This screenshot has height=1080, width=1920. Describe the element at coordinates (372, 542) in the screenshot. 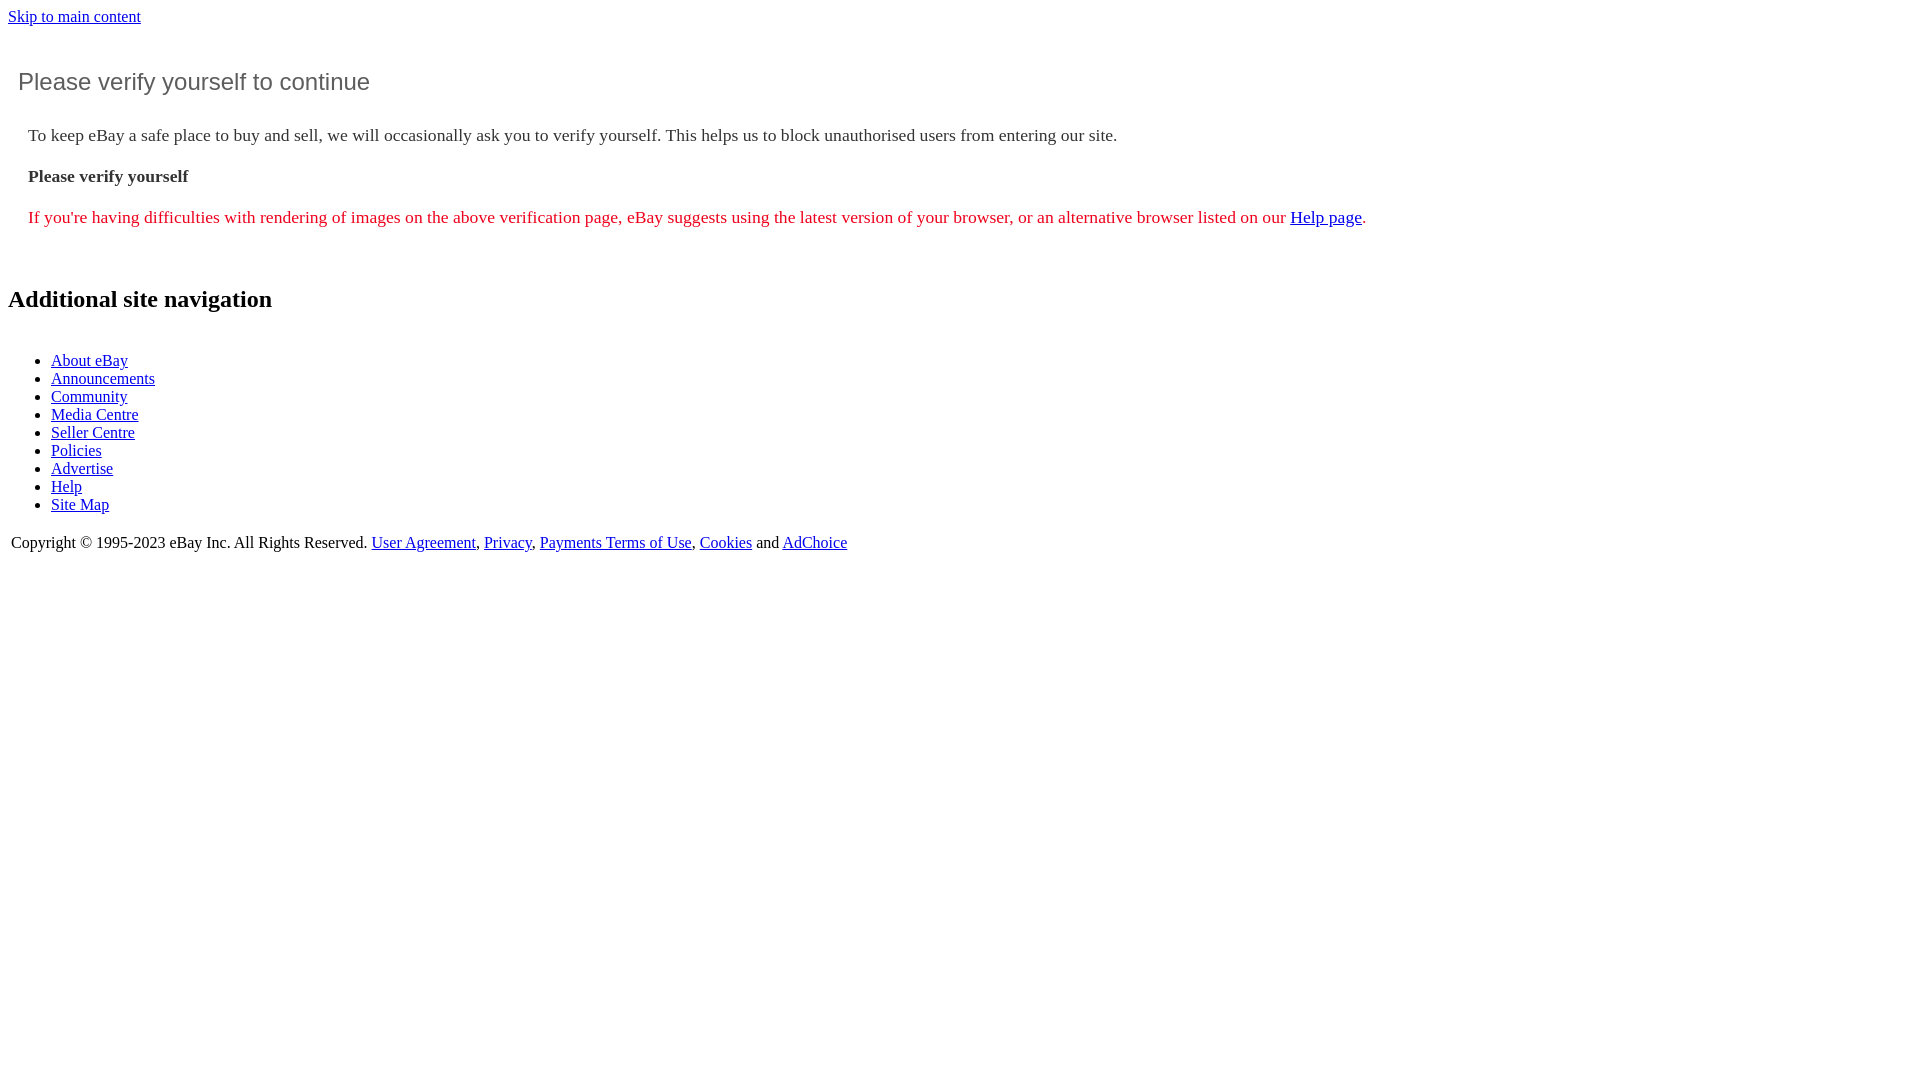

I see `'User Agreement'` at that location.